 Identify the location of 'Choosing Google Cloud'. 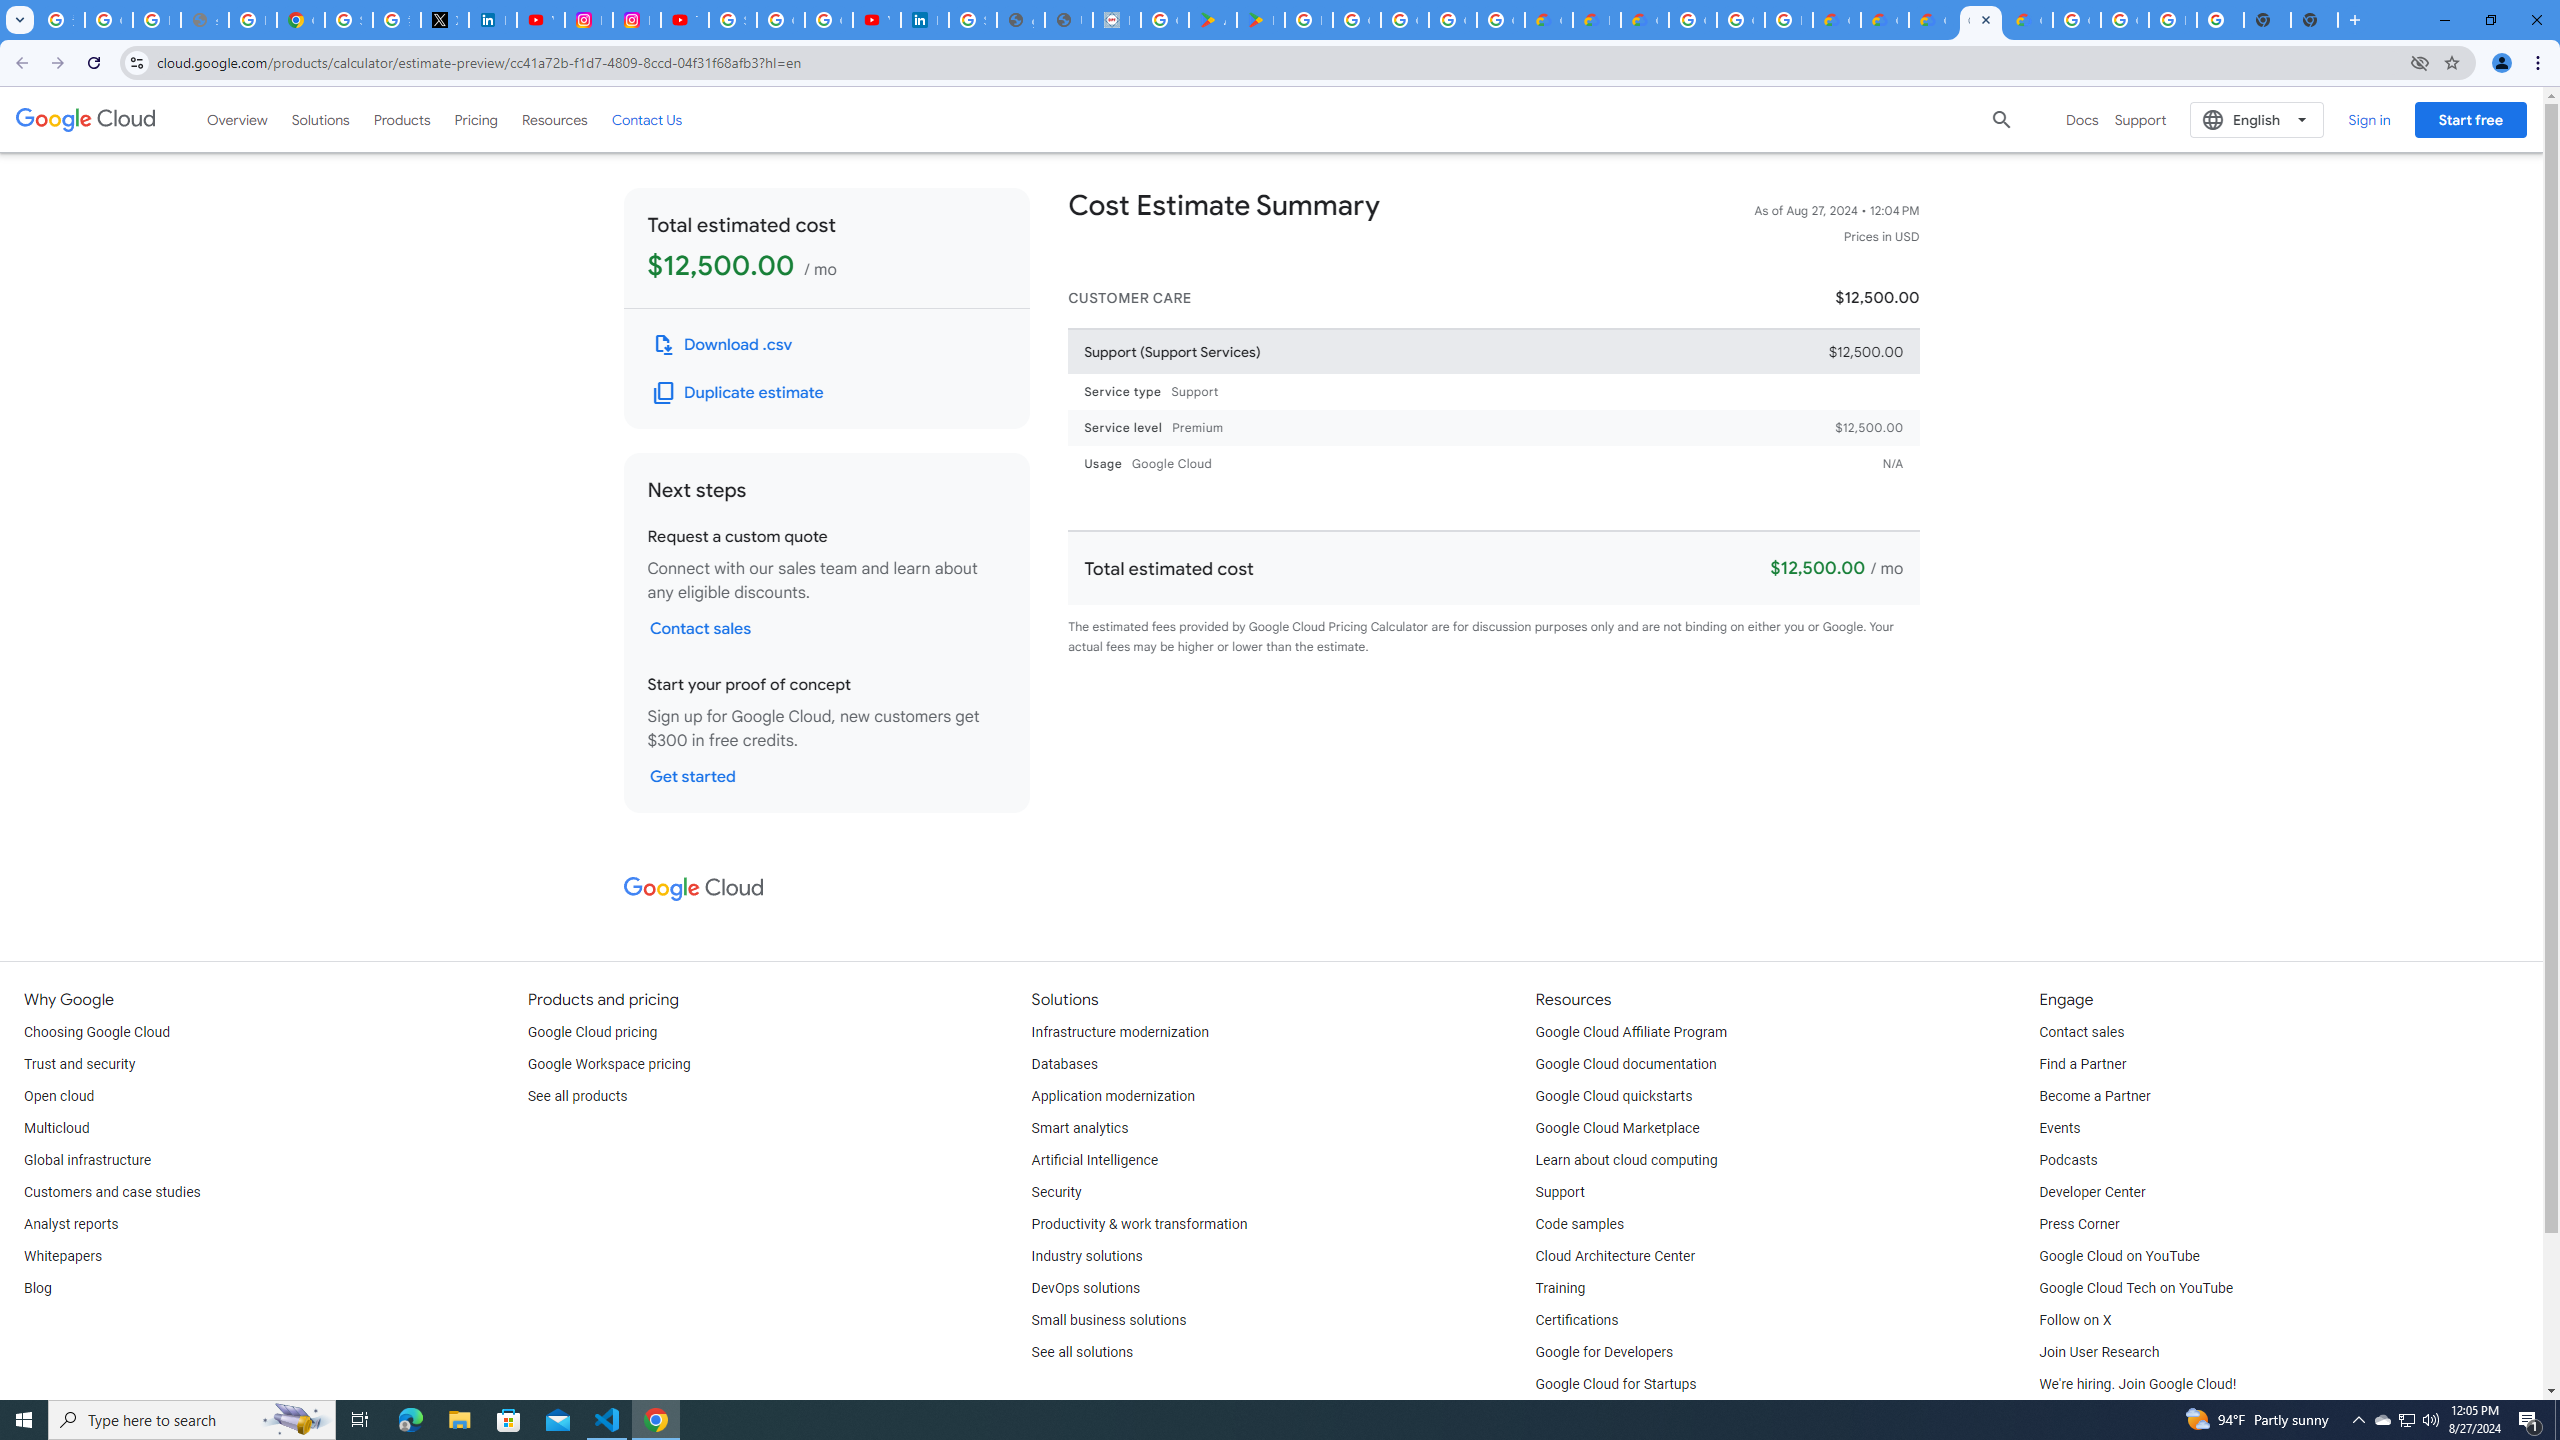
(97, 1031).